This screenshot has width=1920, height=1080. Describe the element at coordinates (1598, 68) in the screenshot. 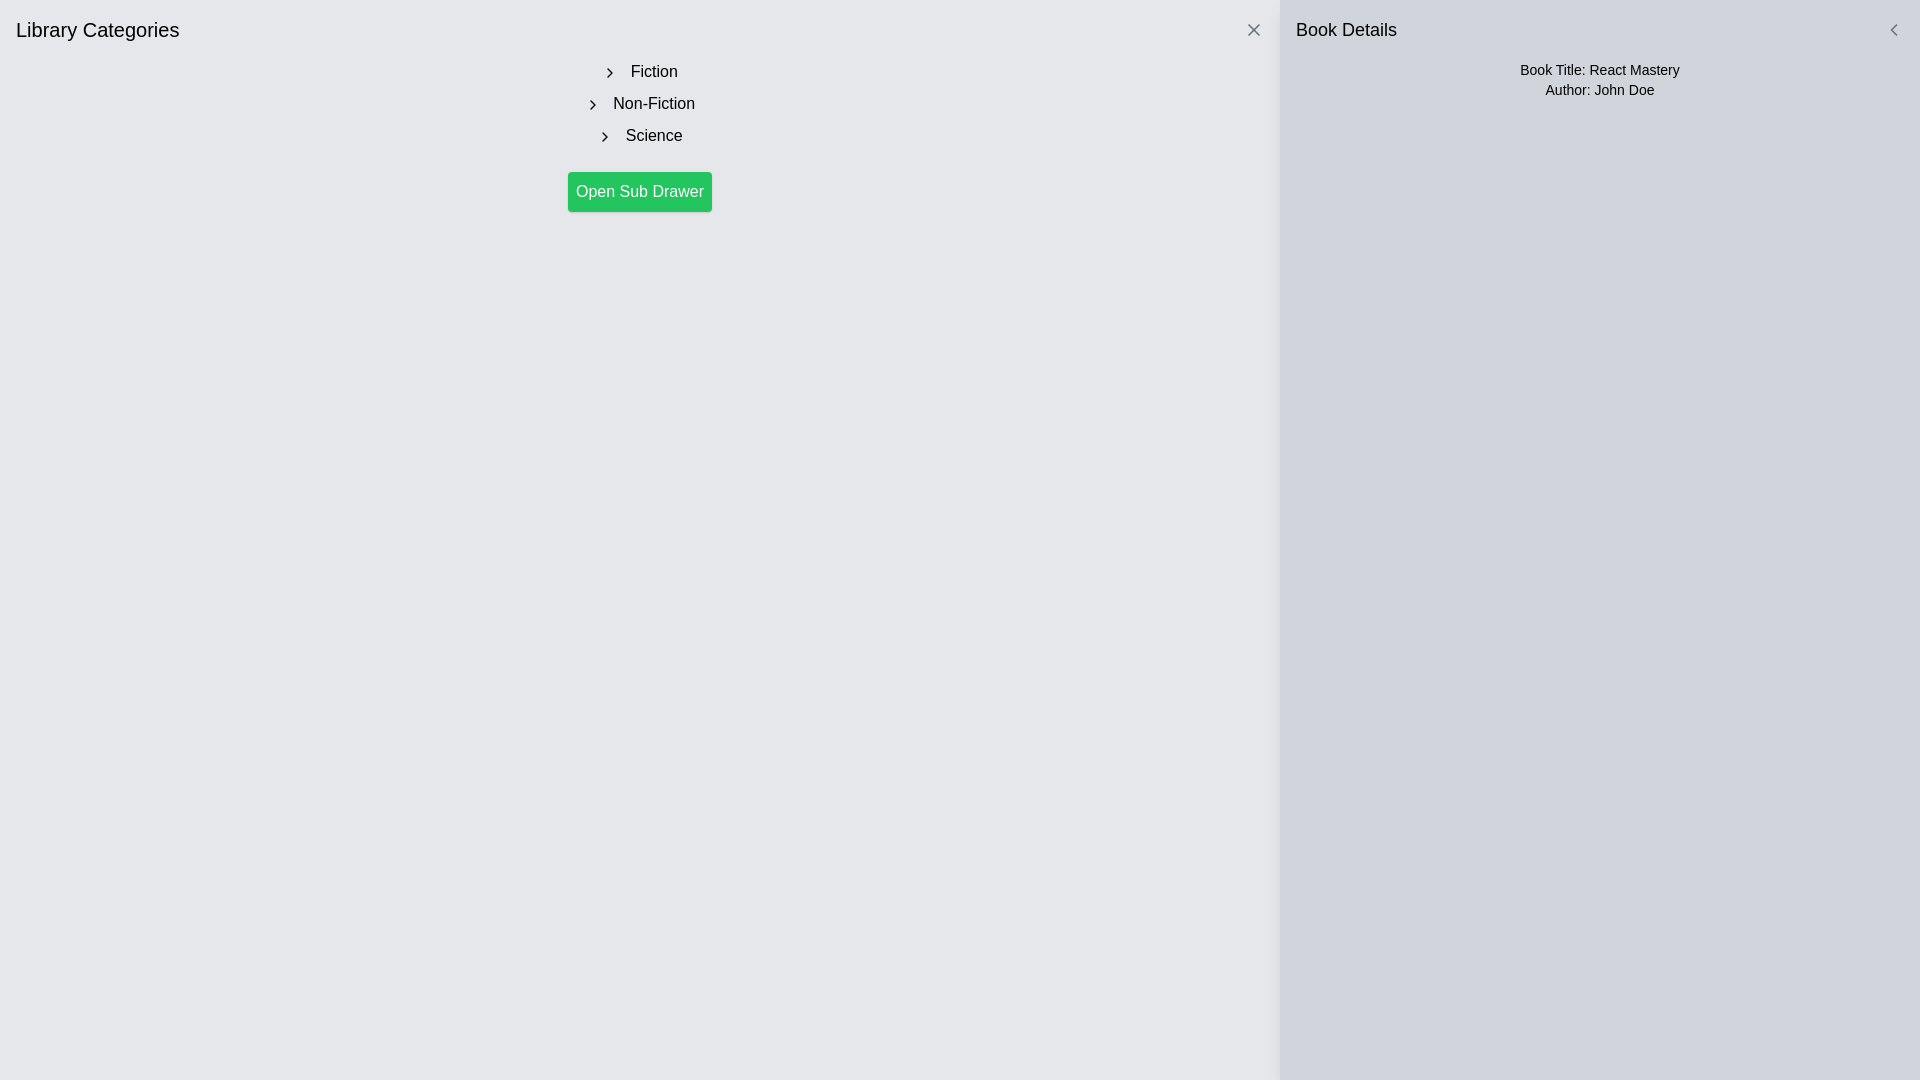

I see `the label displaying 'Book Title: React Mastery' located in the right-hand panel under the 'Book Details' heading` at that location.